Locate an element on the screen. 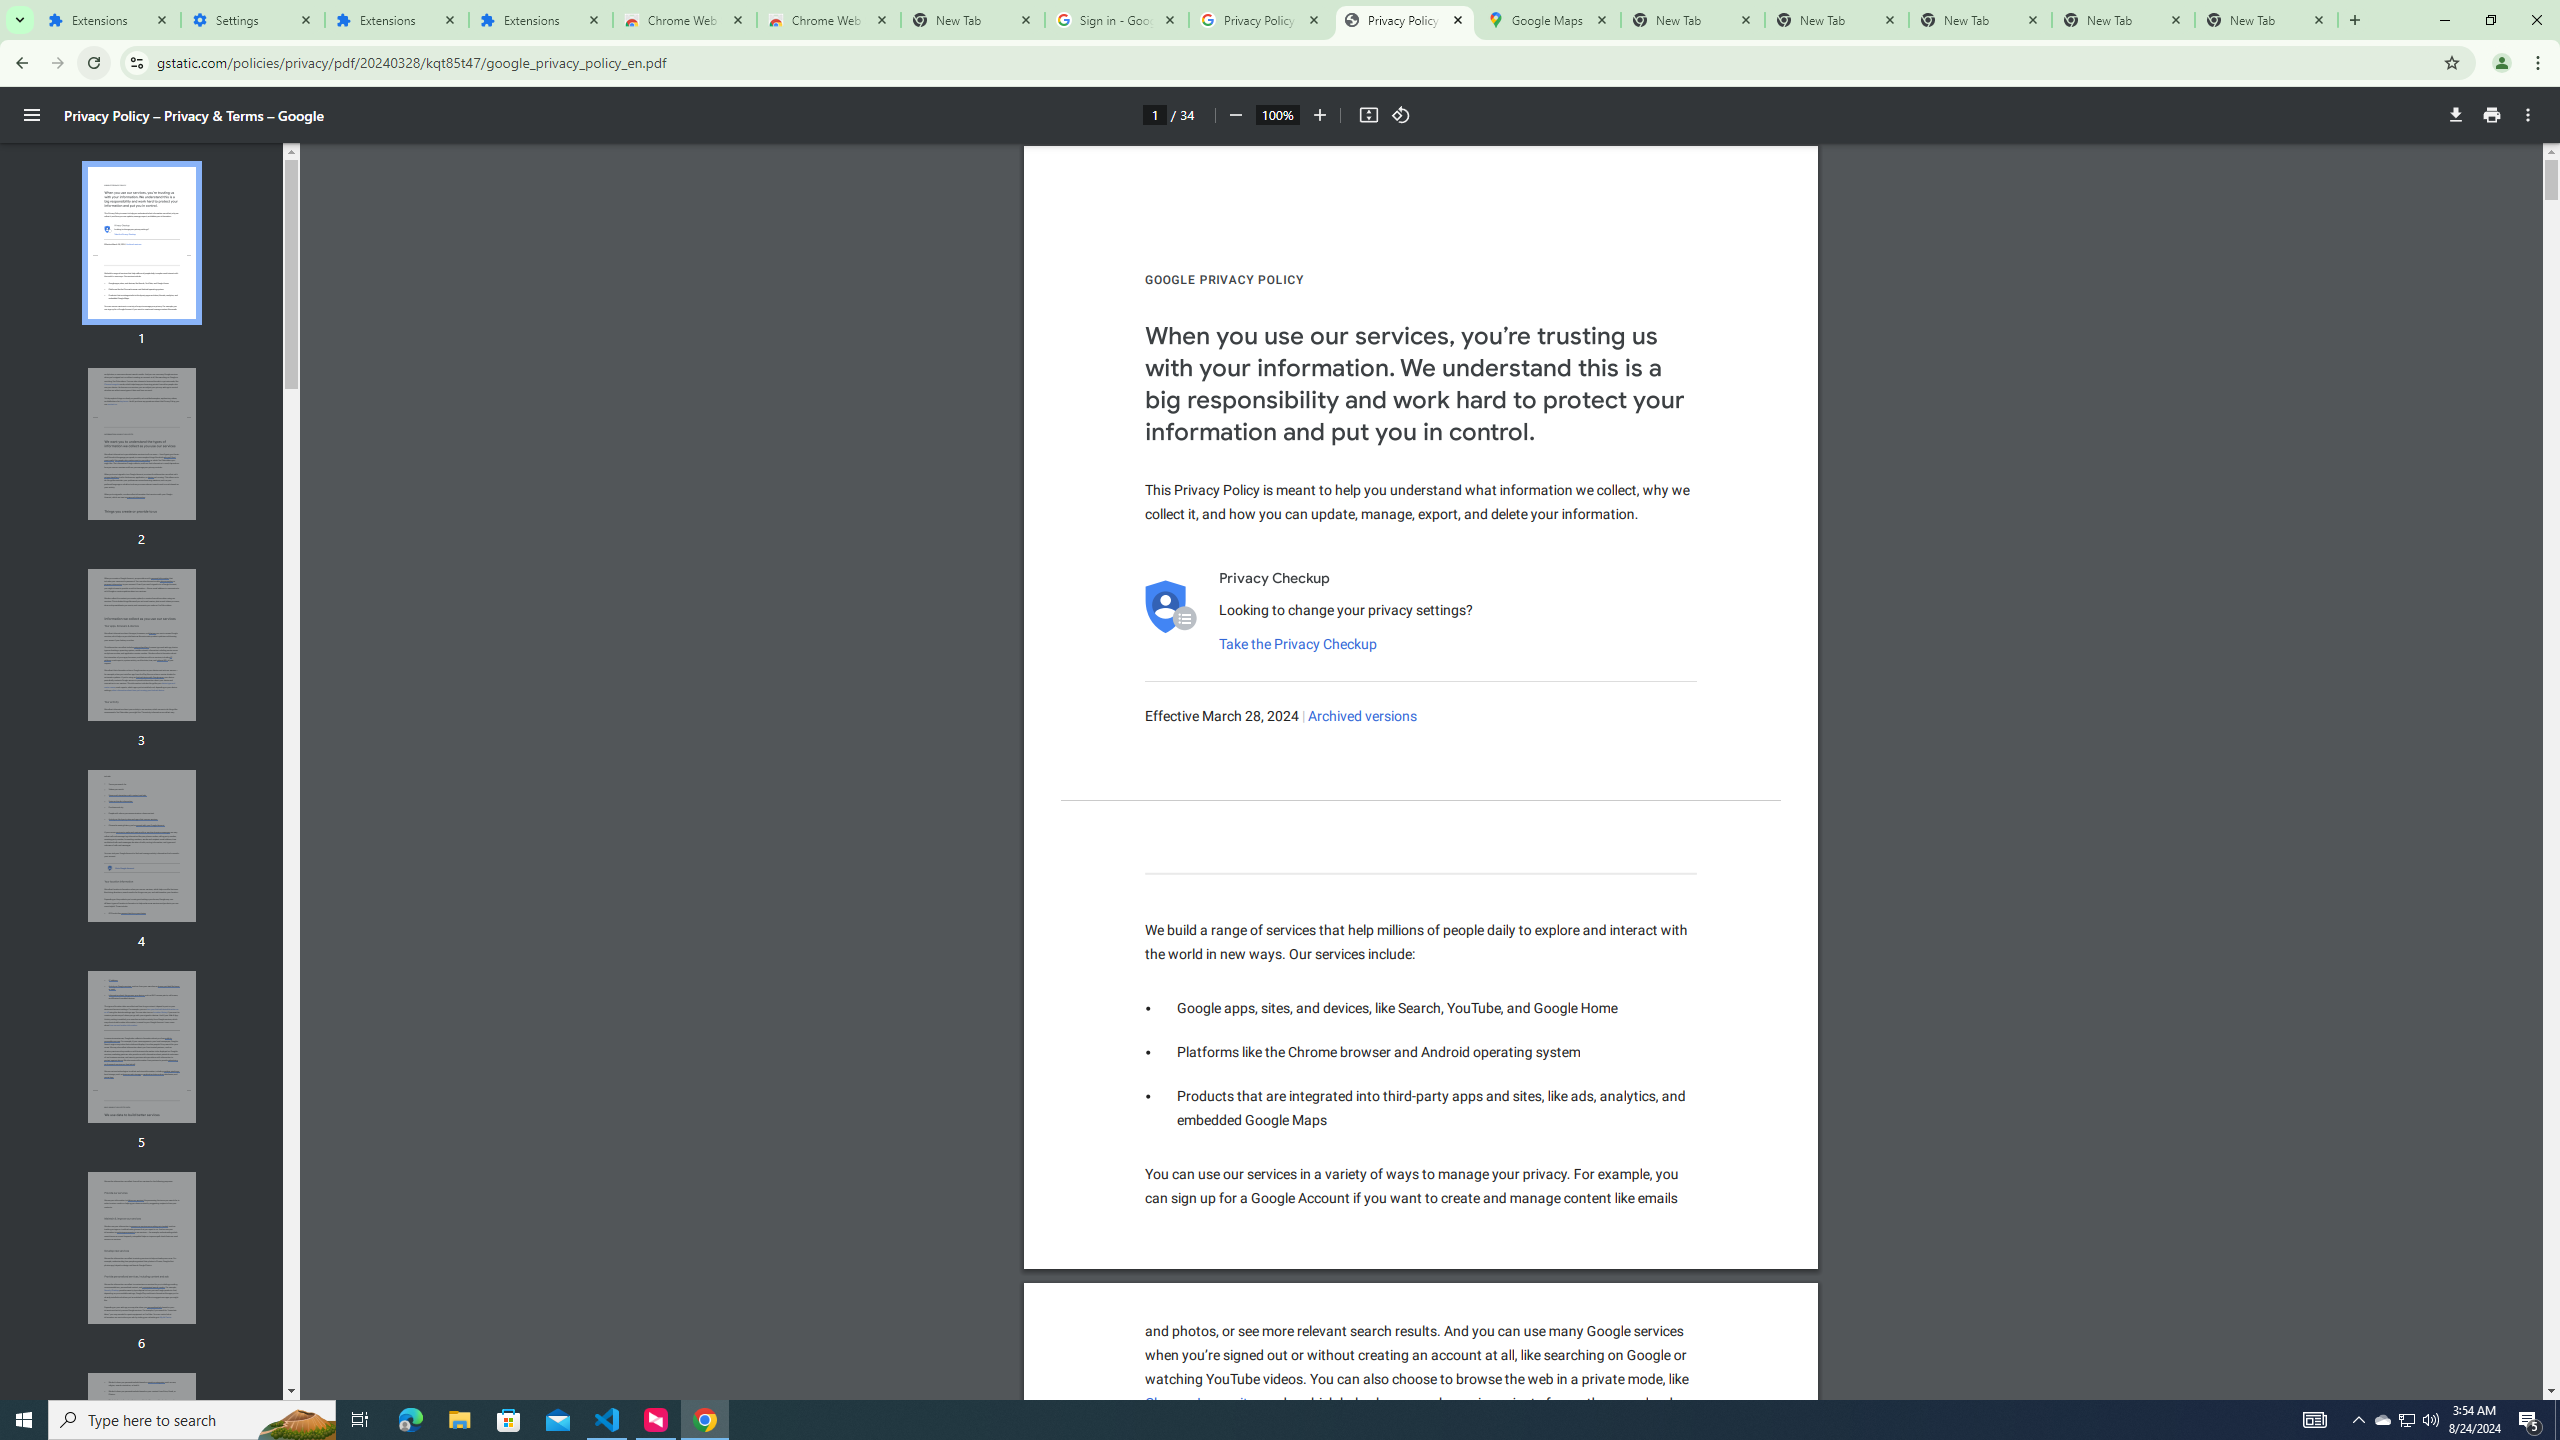  'Take the Privacy Checkup' is located at coordinates (1296, 643).